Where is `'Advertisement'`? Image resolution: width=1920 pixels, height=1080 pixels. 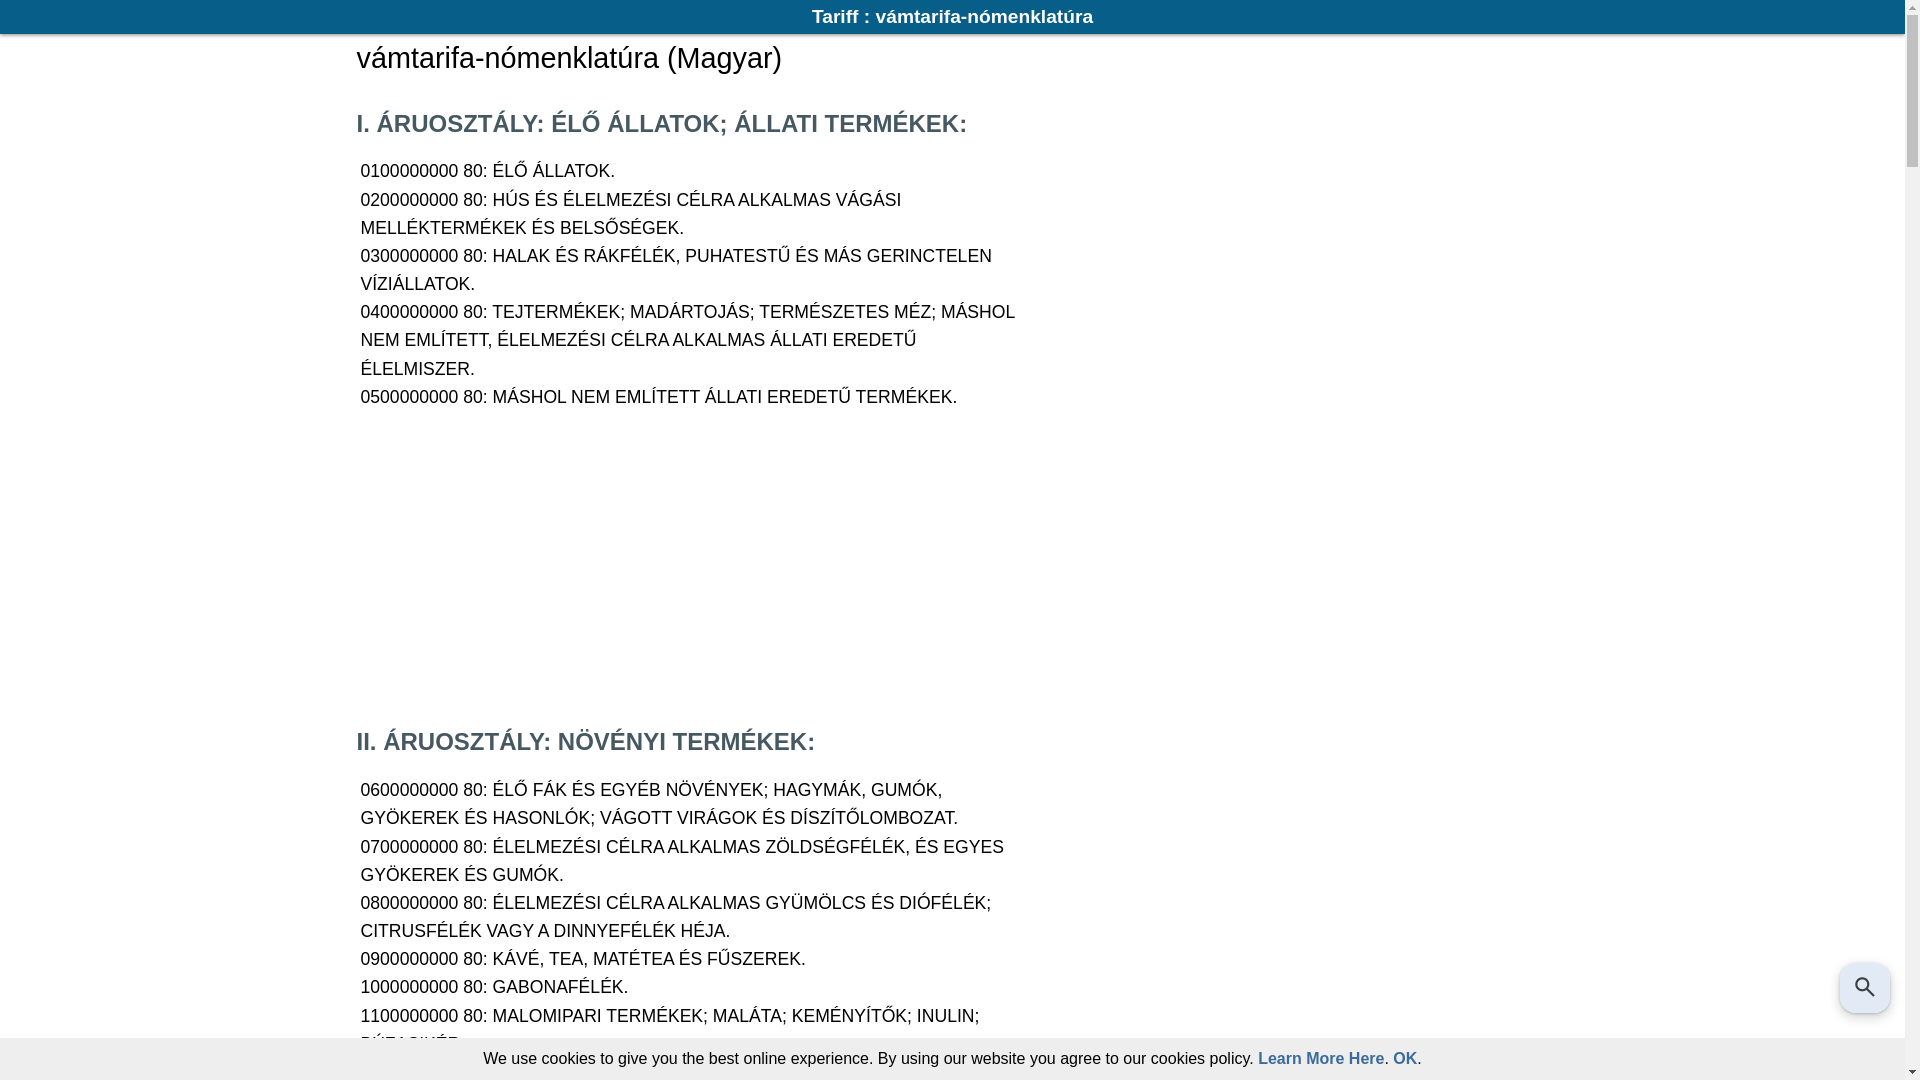 'Advertisement' is located at coordinates (355, 567).